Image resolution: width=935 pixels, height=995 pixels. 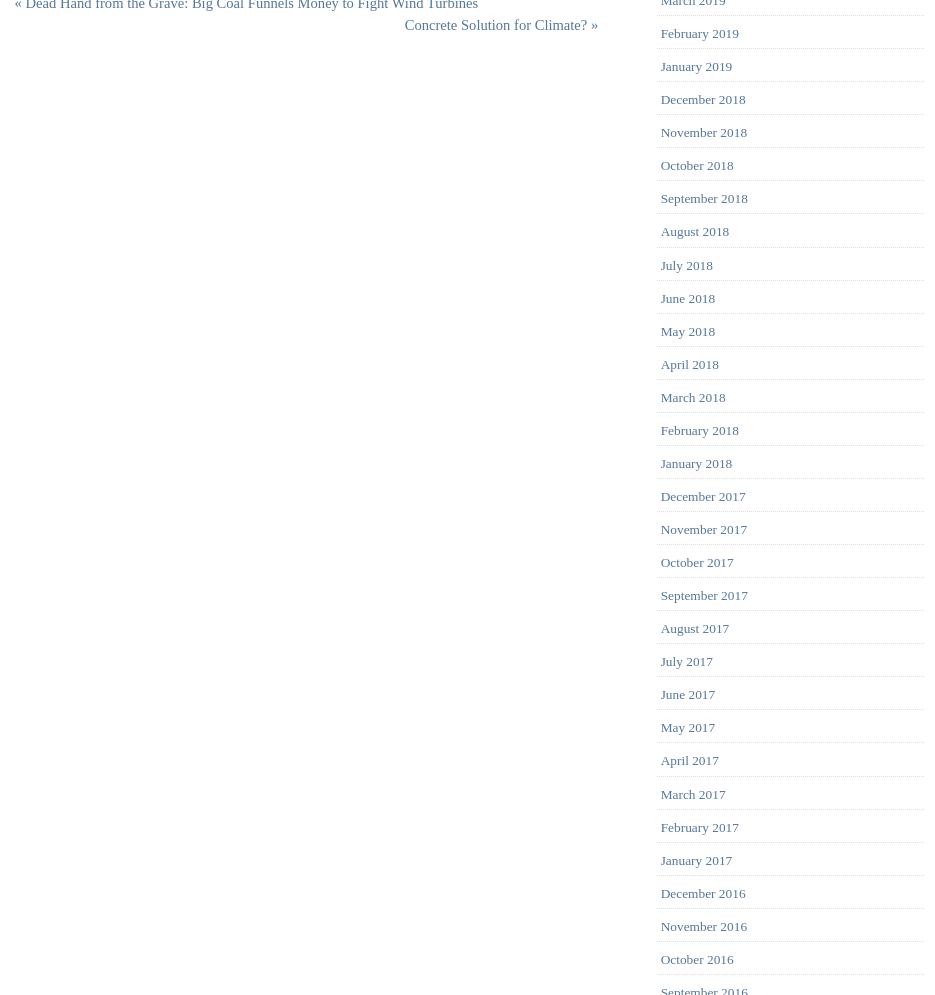 I want to click on 'May 2018', so click(x=686, y=330).